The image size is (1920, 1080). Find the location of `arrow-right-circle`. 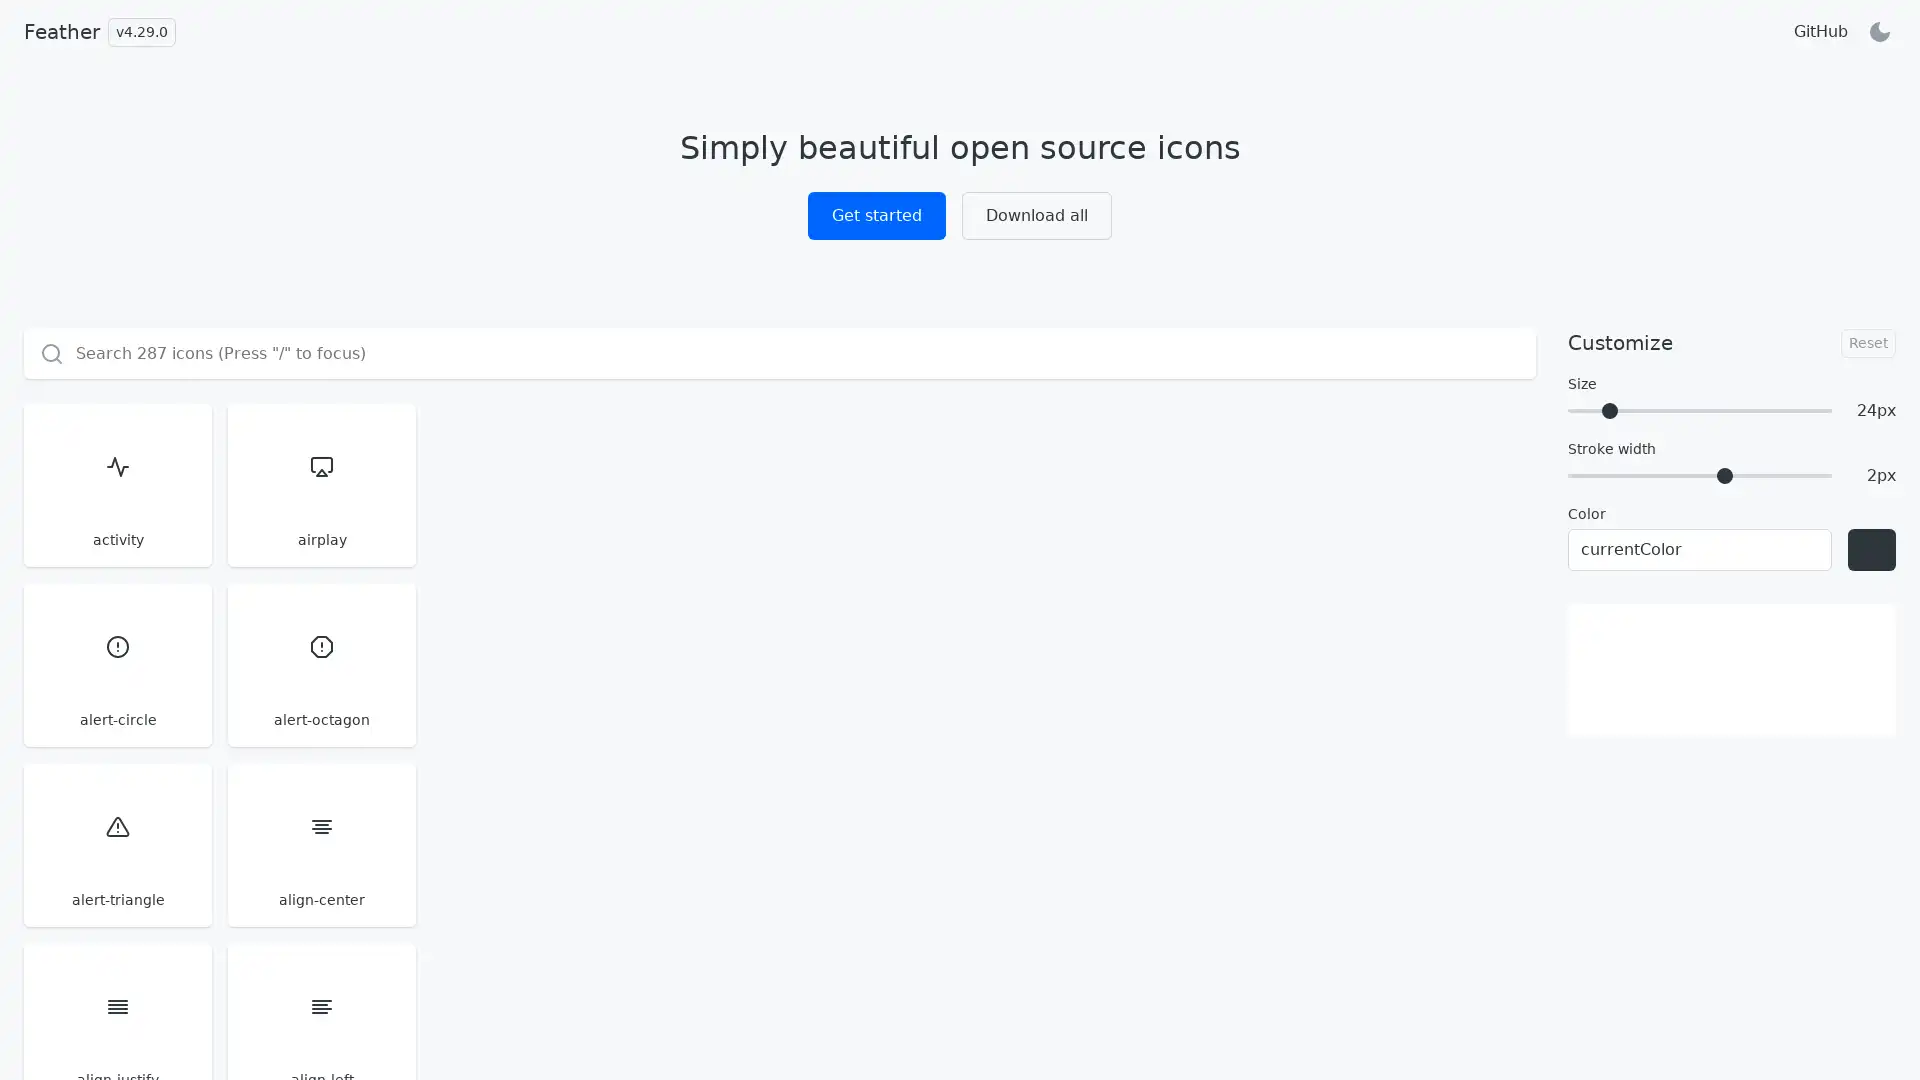

arrow-right-circle is located at coordinates (99, 844).